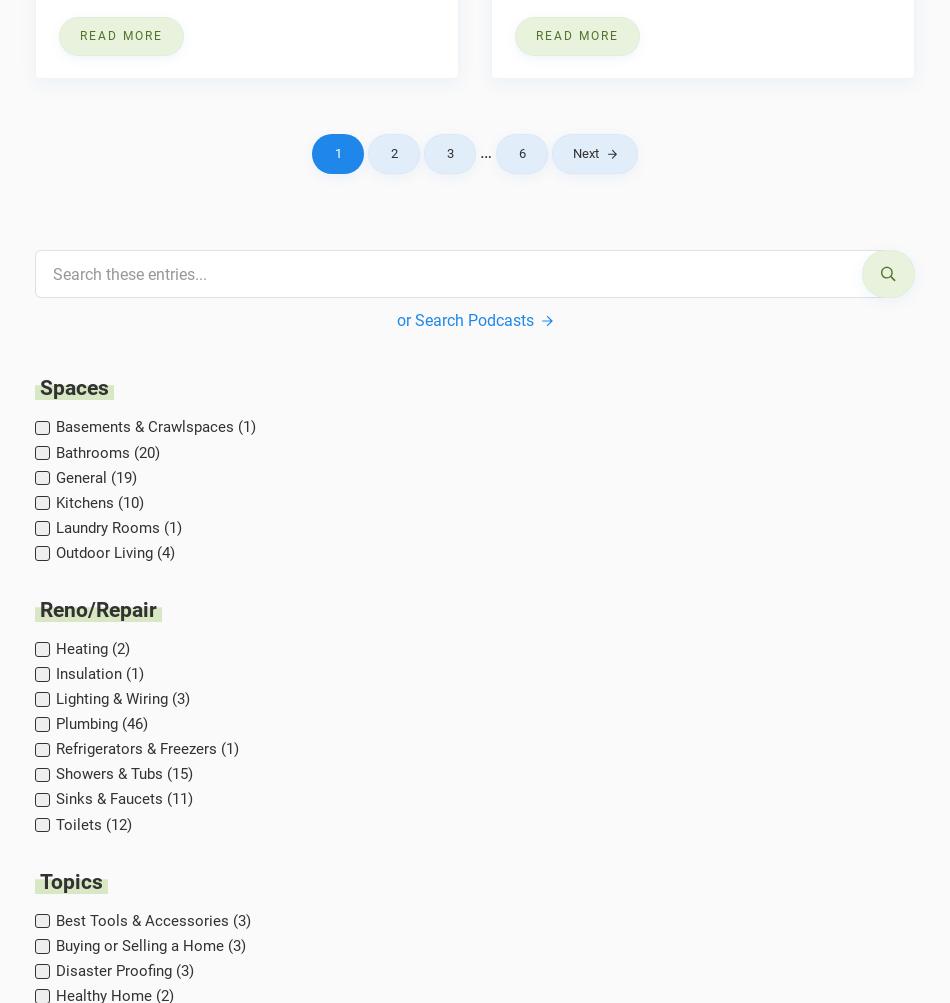  What do you see at coordinates (74, 386) in the screenshot?
I see `'Spaces'` at bounding box center [74, 386].